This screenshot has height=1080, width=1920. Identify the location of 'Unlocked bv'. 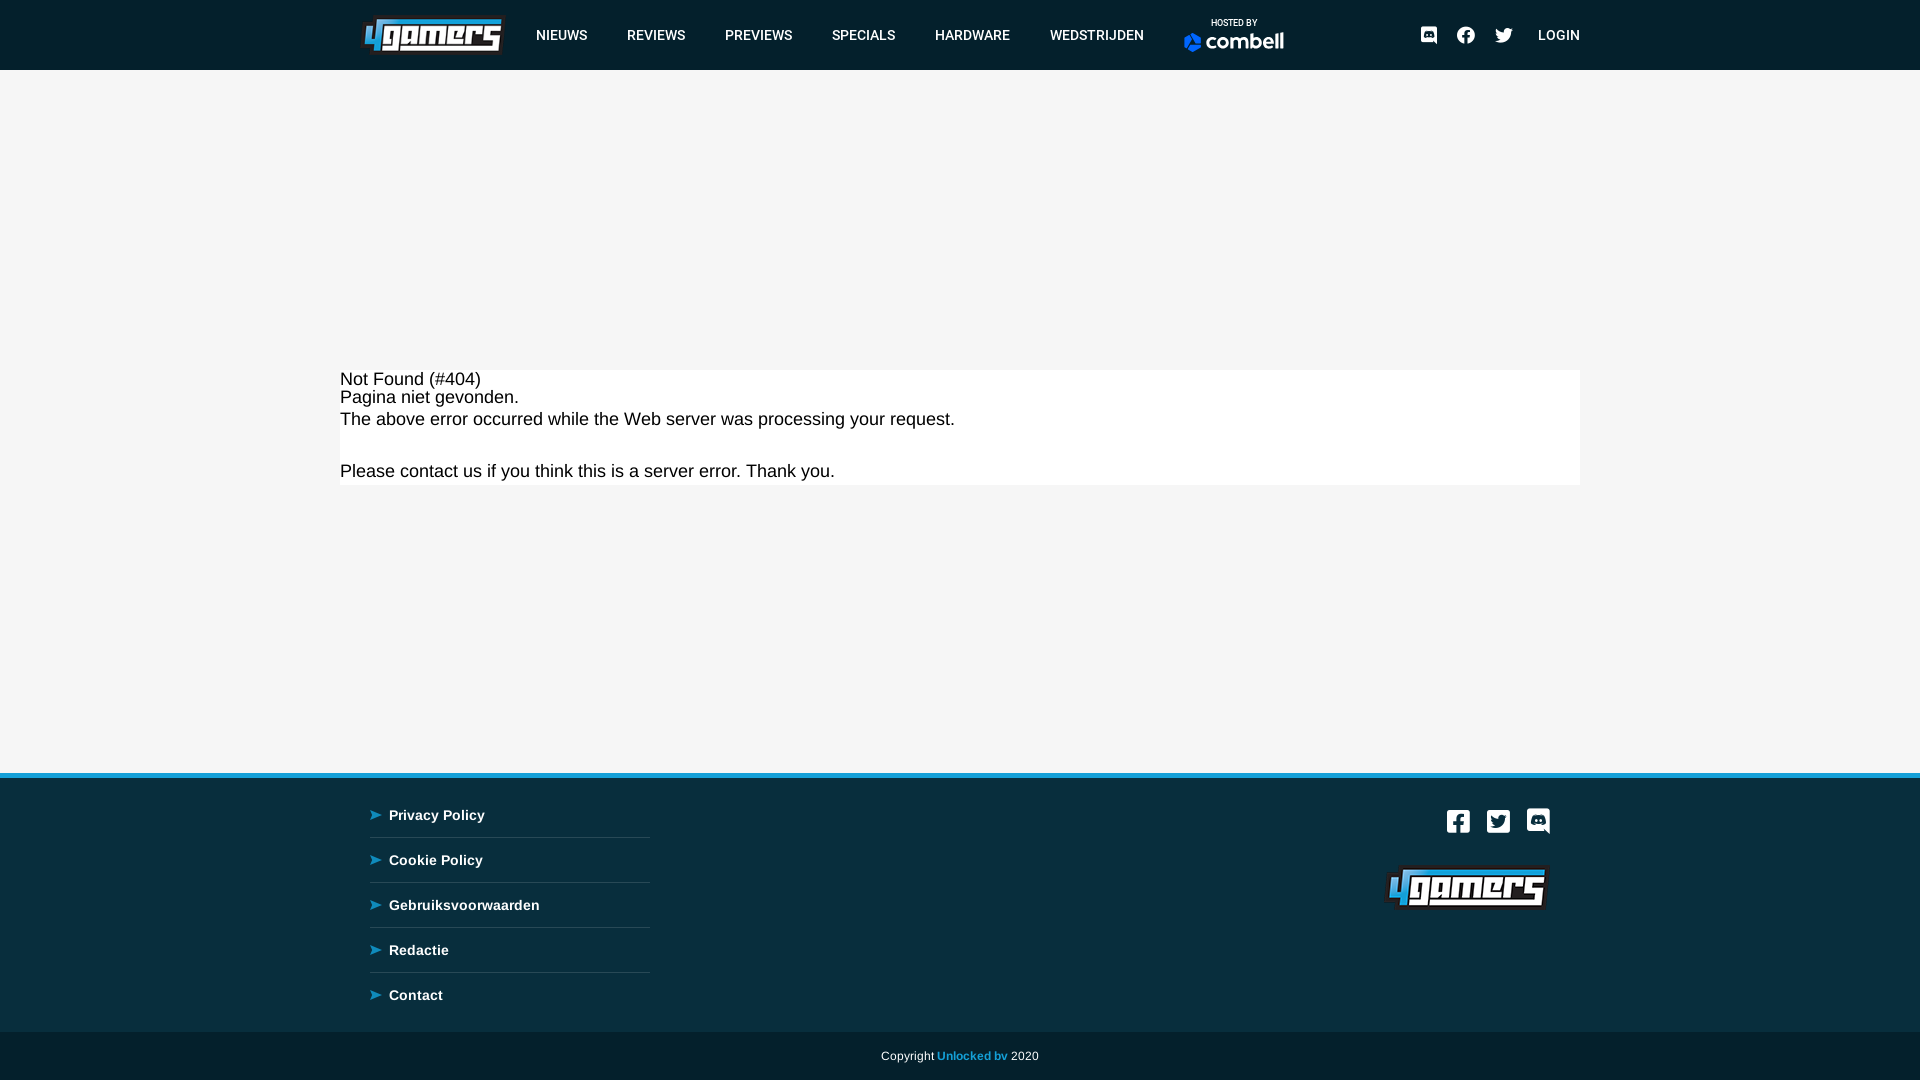
(972, 1055).